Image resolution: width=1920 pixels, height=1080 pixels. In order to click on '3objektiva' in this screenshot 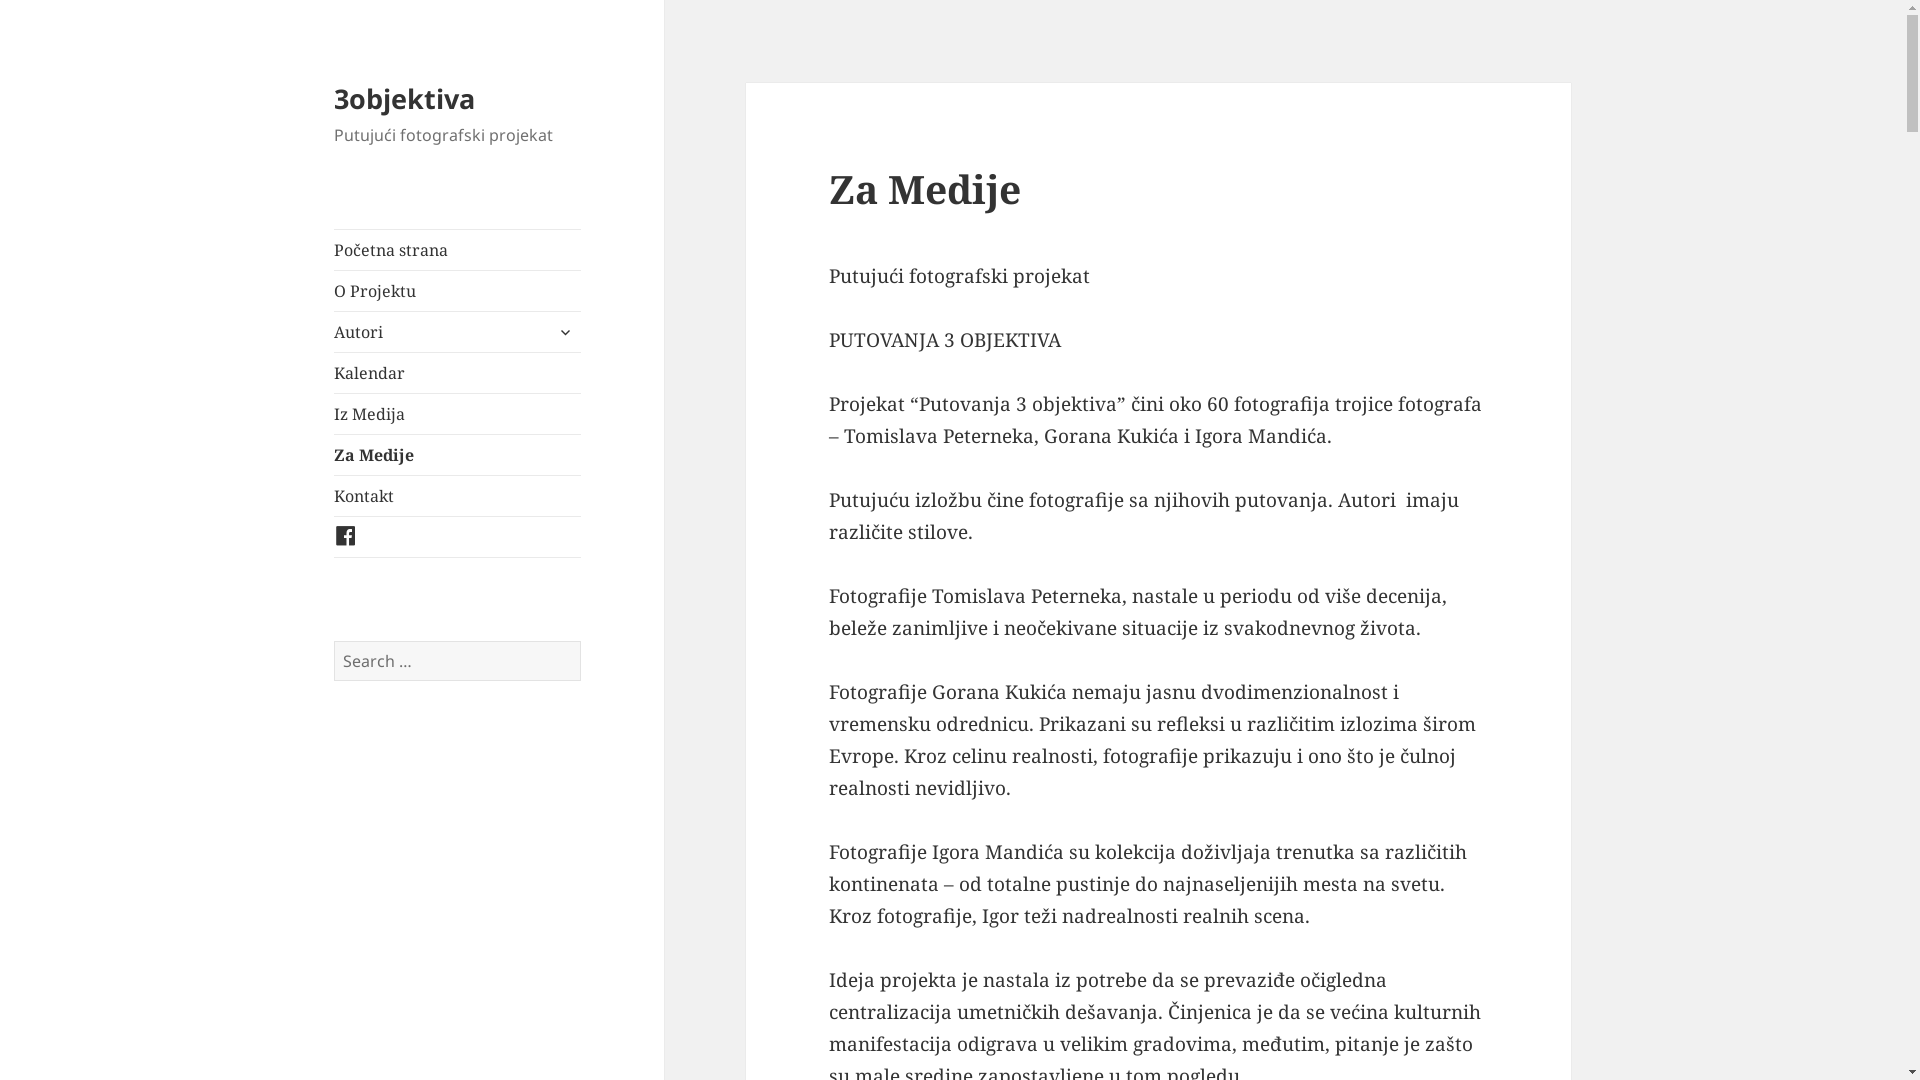, I will do `click(403, 98)`.